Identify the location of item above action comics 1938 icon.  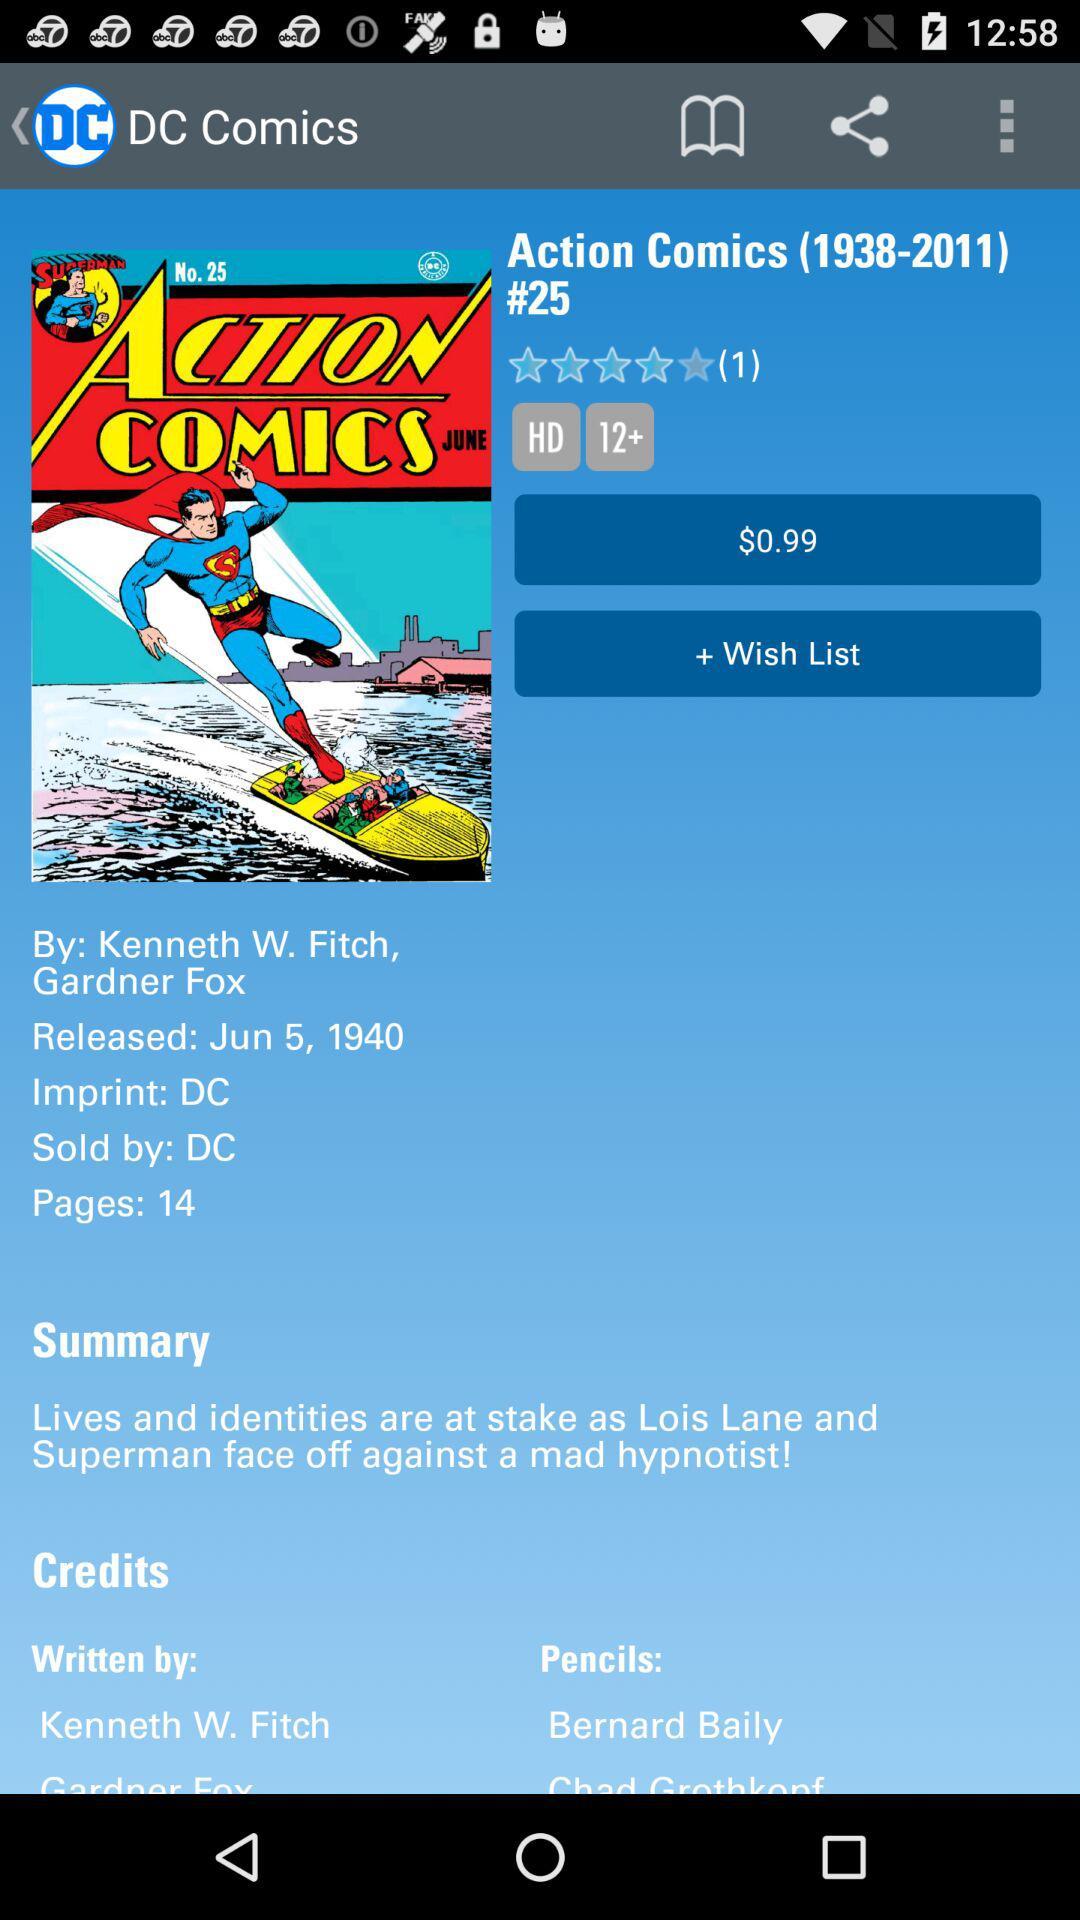
(858, 124).